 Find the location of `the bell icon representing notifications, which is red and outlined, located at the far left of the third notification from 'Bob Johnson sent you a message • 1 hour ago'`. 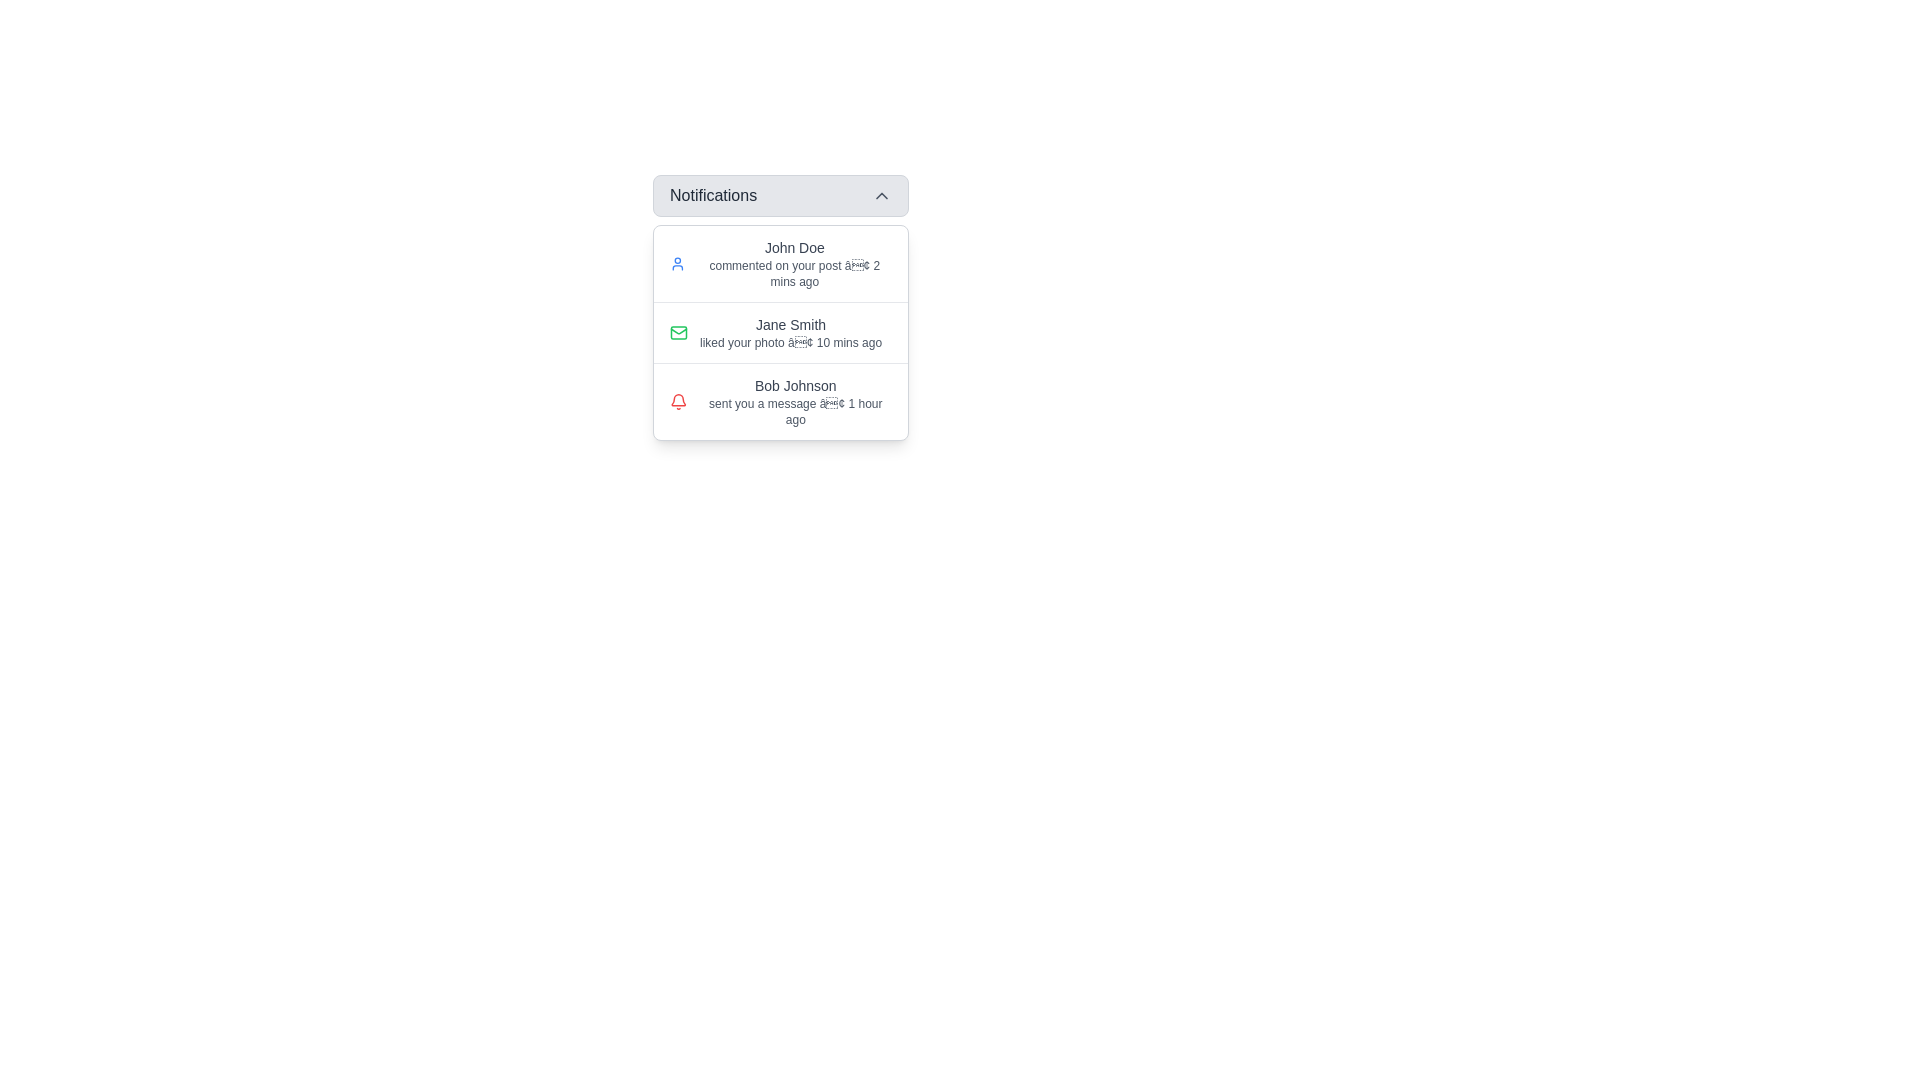

the bell icon representing notifications, which is red and outlined, located at the far left of the third notification from 'Bob Johnson sent you a message • 1 hour ago' is located at coordinates (678, 401).